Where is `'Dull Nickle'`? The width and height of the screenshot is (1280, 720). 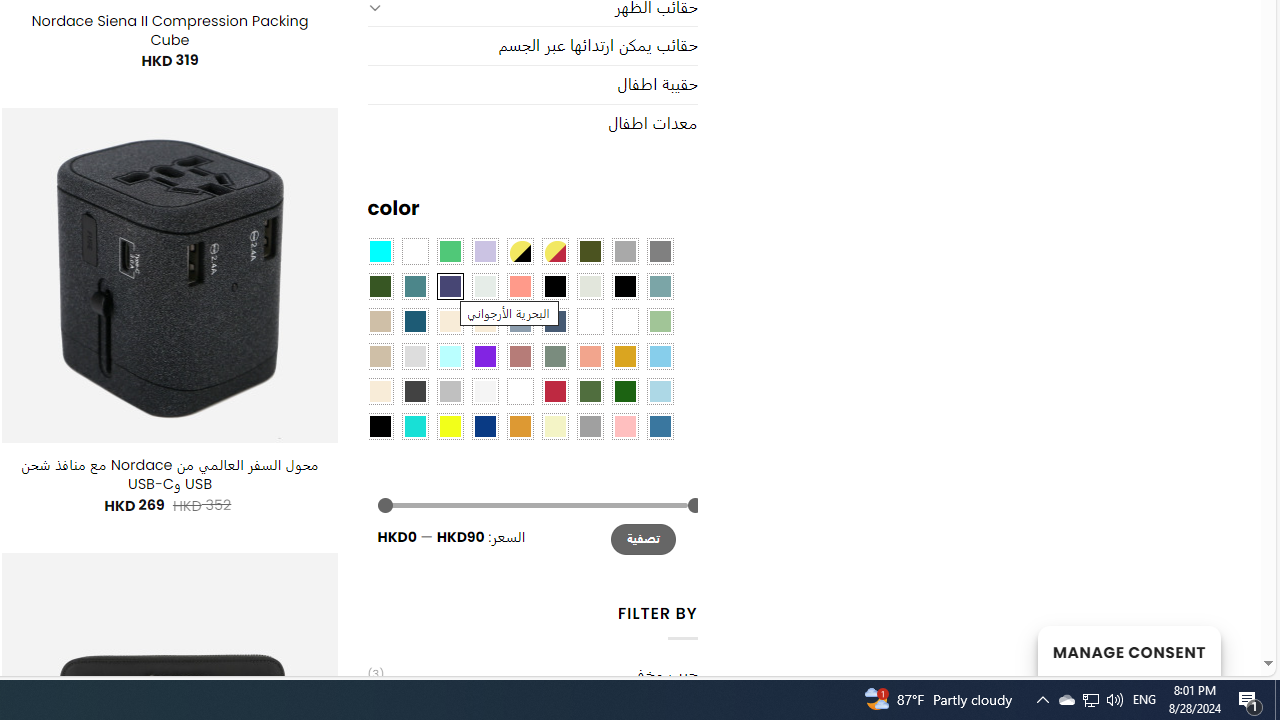 'Dull Nickle' is located at coordinates (485, 285).